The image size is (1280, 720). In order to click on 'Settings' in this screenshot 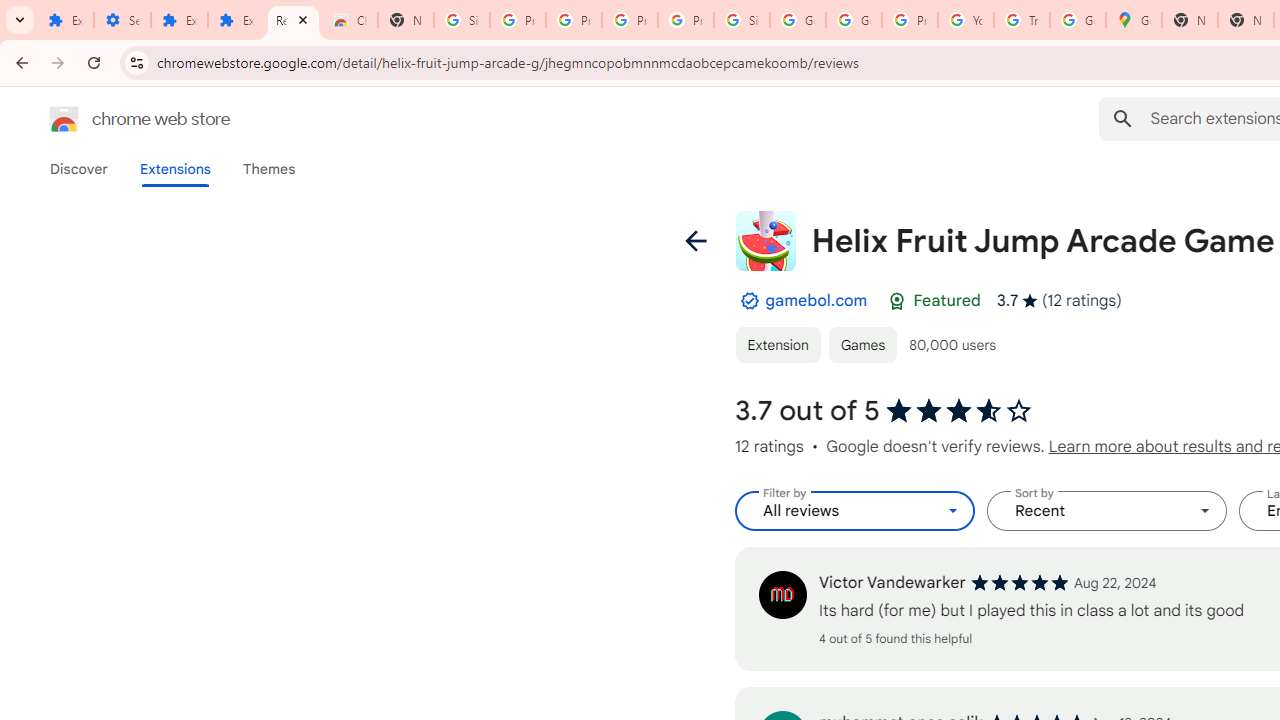, I will do `click(121, 20)`.